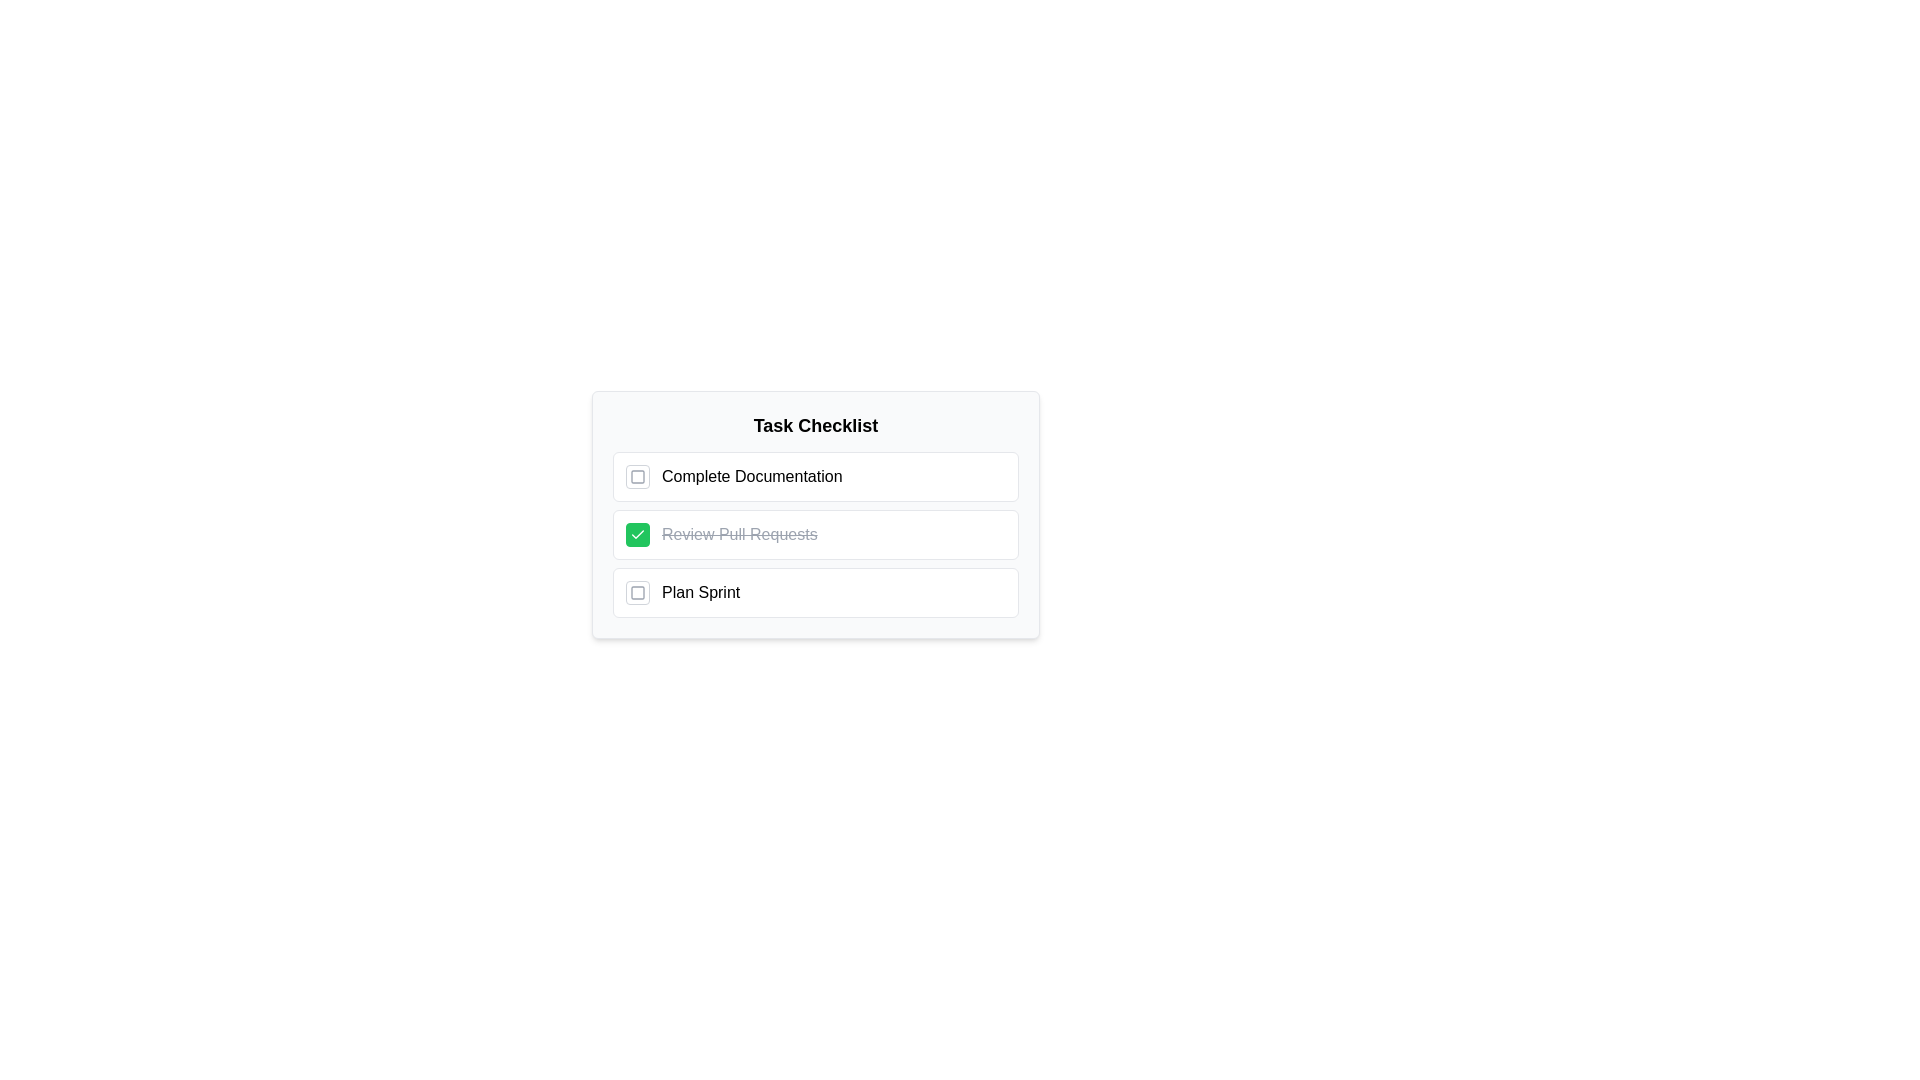 This screenshot has width=1920, height=1080. What do you see at coordinates (637, 592) in the screenshot?
I see `the unchecked status icon for a task in the 'Plan Sprint' checklist button located in the third row of the checklist interface` at bounding box center [637, 592].